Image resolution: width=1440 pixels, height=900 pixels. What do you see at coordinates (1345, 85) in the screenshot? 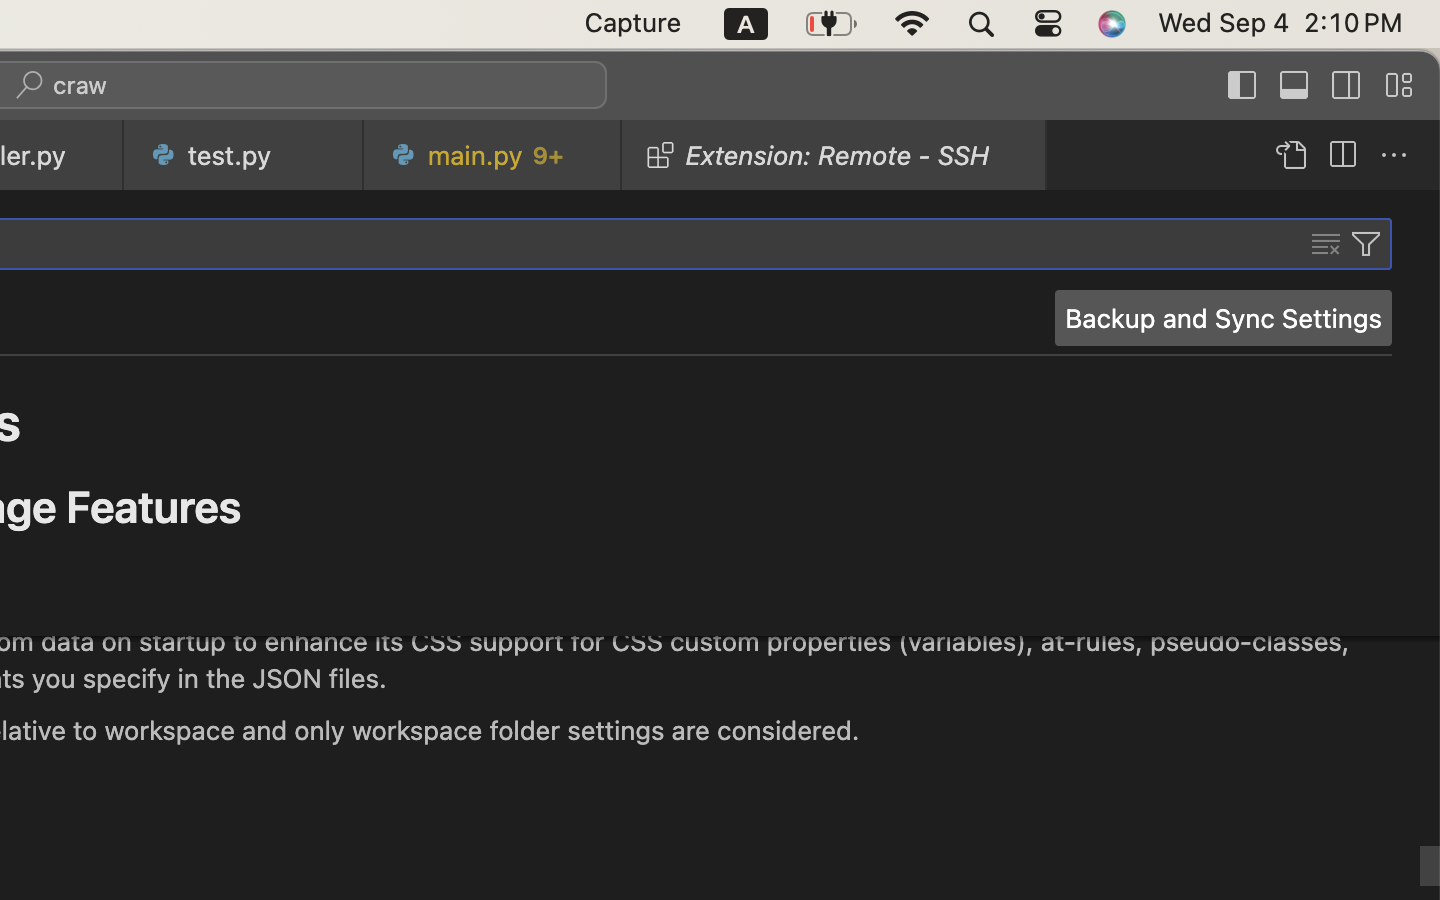
I see `''` at bounding box center [1345, 85].